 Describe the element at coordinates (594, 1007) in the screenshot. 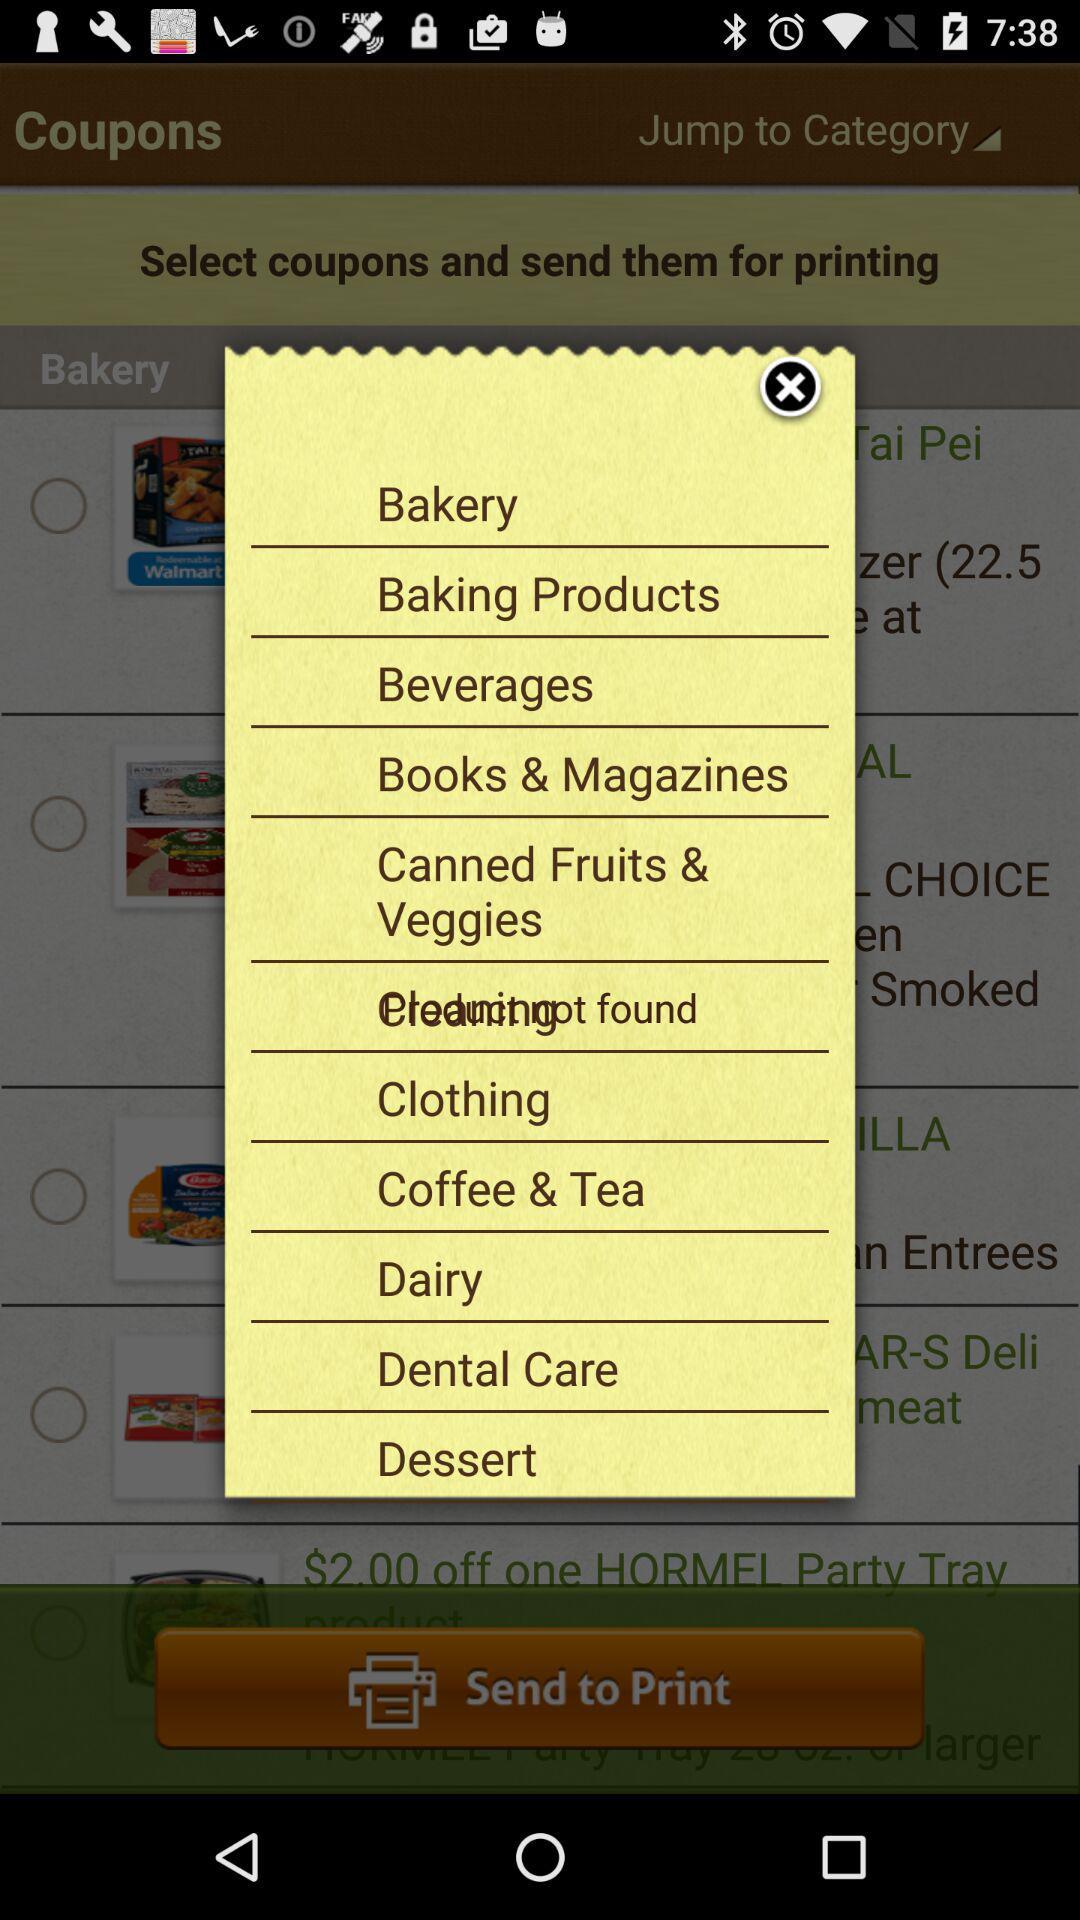

I see `the cleaning item` at that location.